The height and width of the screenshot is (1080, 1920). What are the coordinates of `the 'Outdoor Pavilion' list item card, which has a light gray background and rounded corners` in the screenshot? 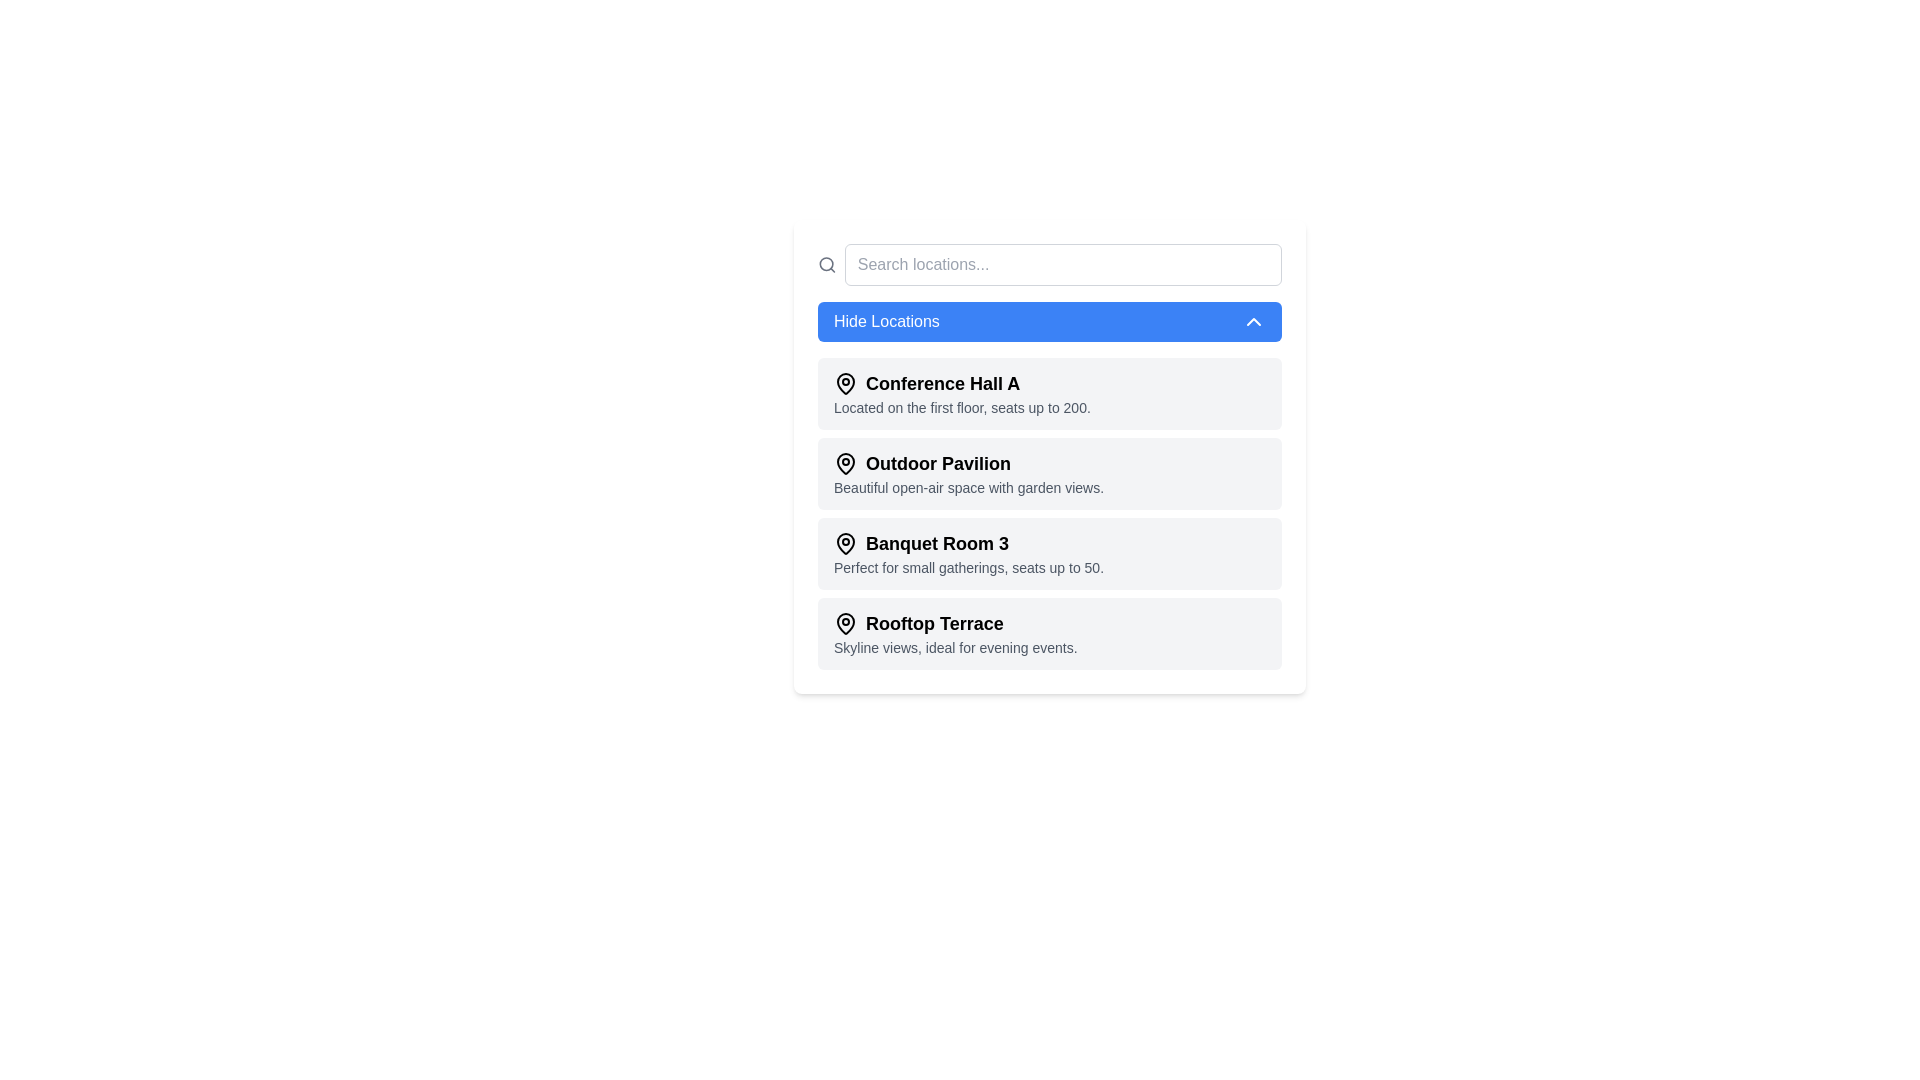 It's located at (1049, 474).